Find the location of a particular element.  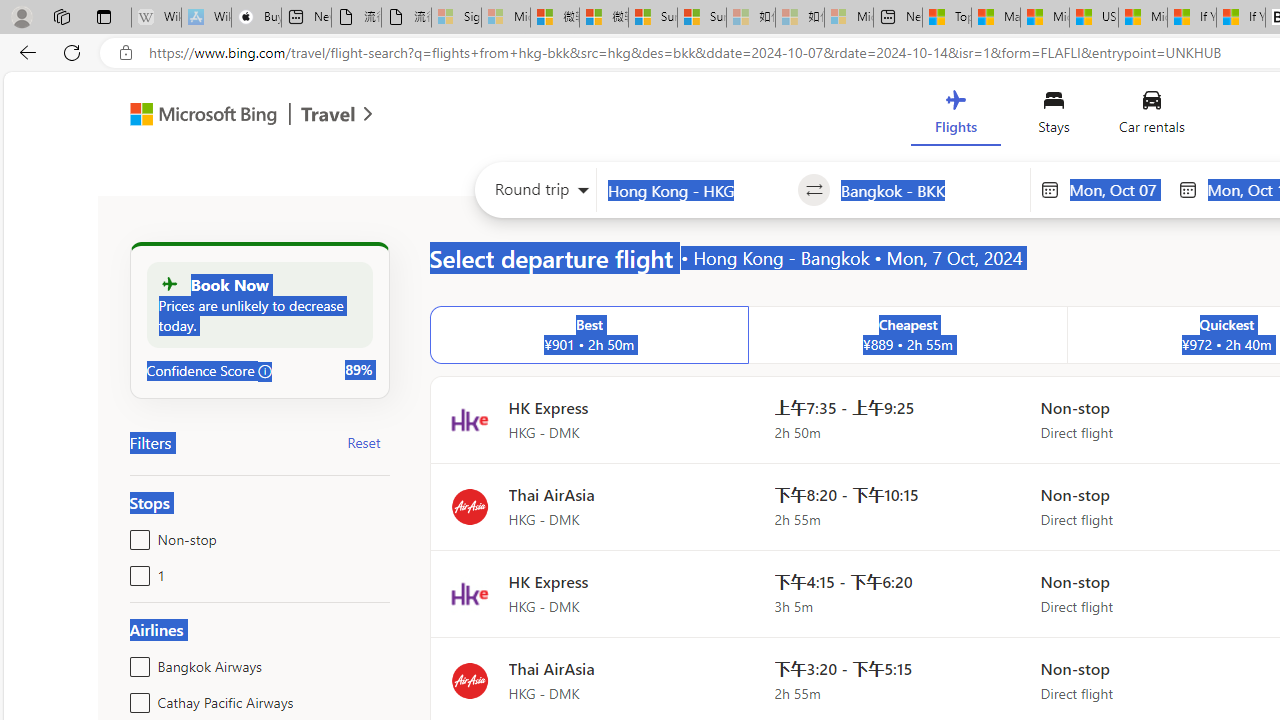

'Top Stories - MSN' is located at coordinates (946, 17).